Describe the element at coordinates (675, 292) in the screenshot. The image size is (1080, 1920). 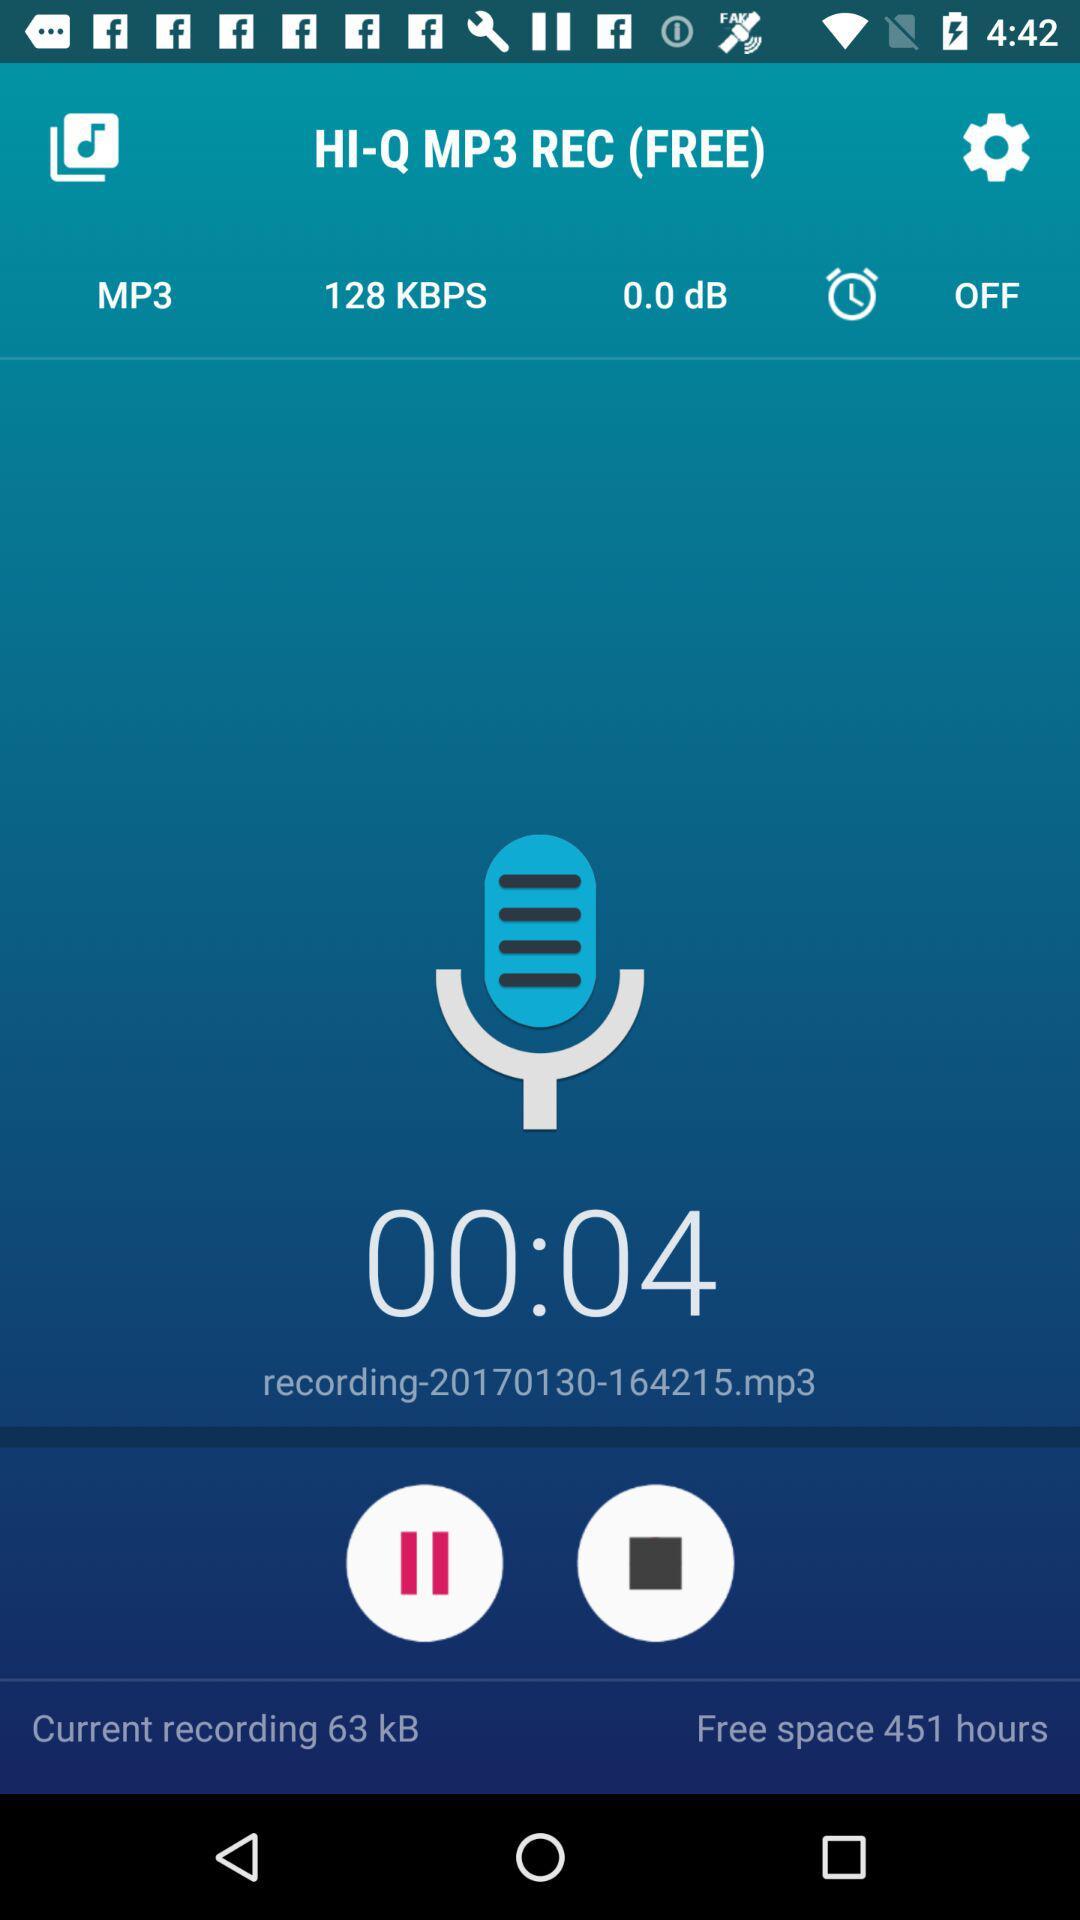
I see `the icon next to the 128 kbps icon` at that location.